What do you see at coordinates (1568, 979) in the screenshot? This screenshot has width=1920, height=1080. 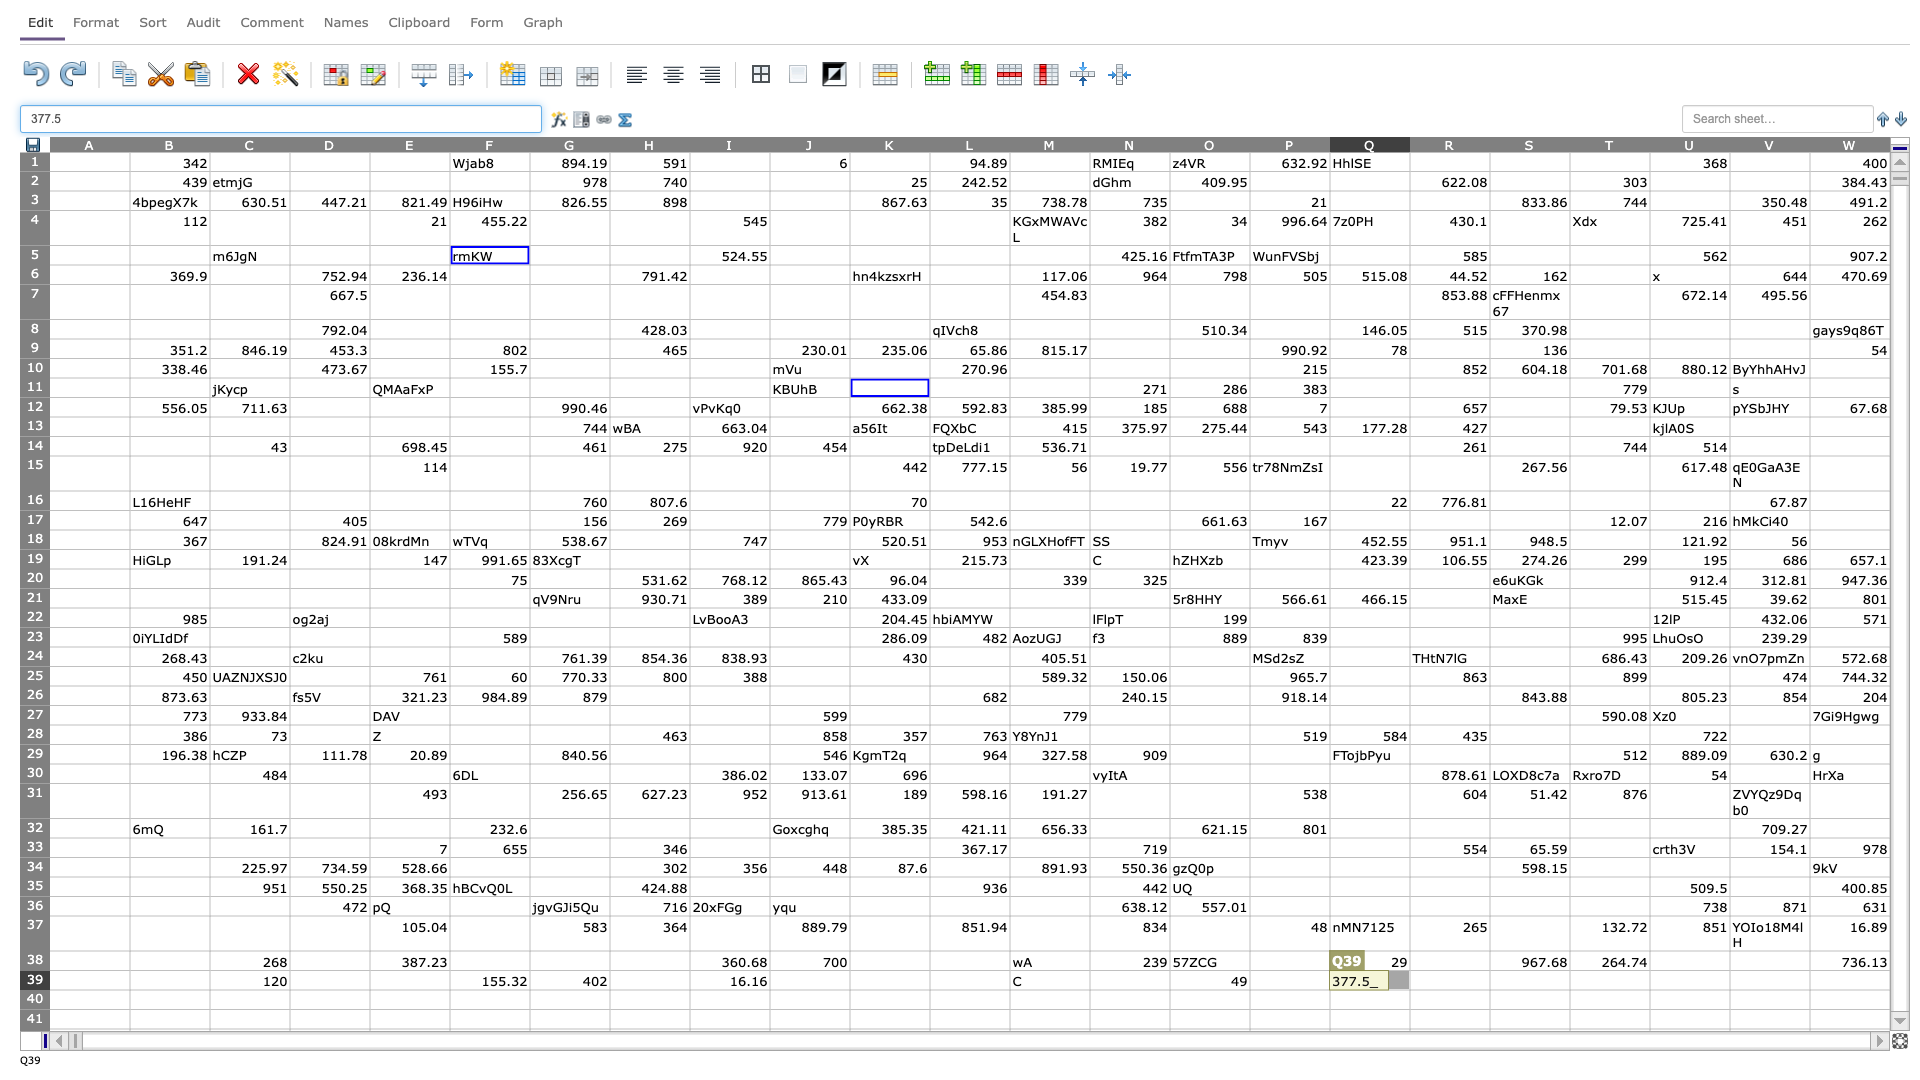 I see `left edge of cell T39` at bounding box center [1568, 979].